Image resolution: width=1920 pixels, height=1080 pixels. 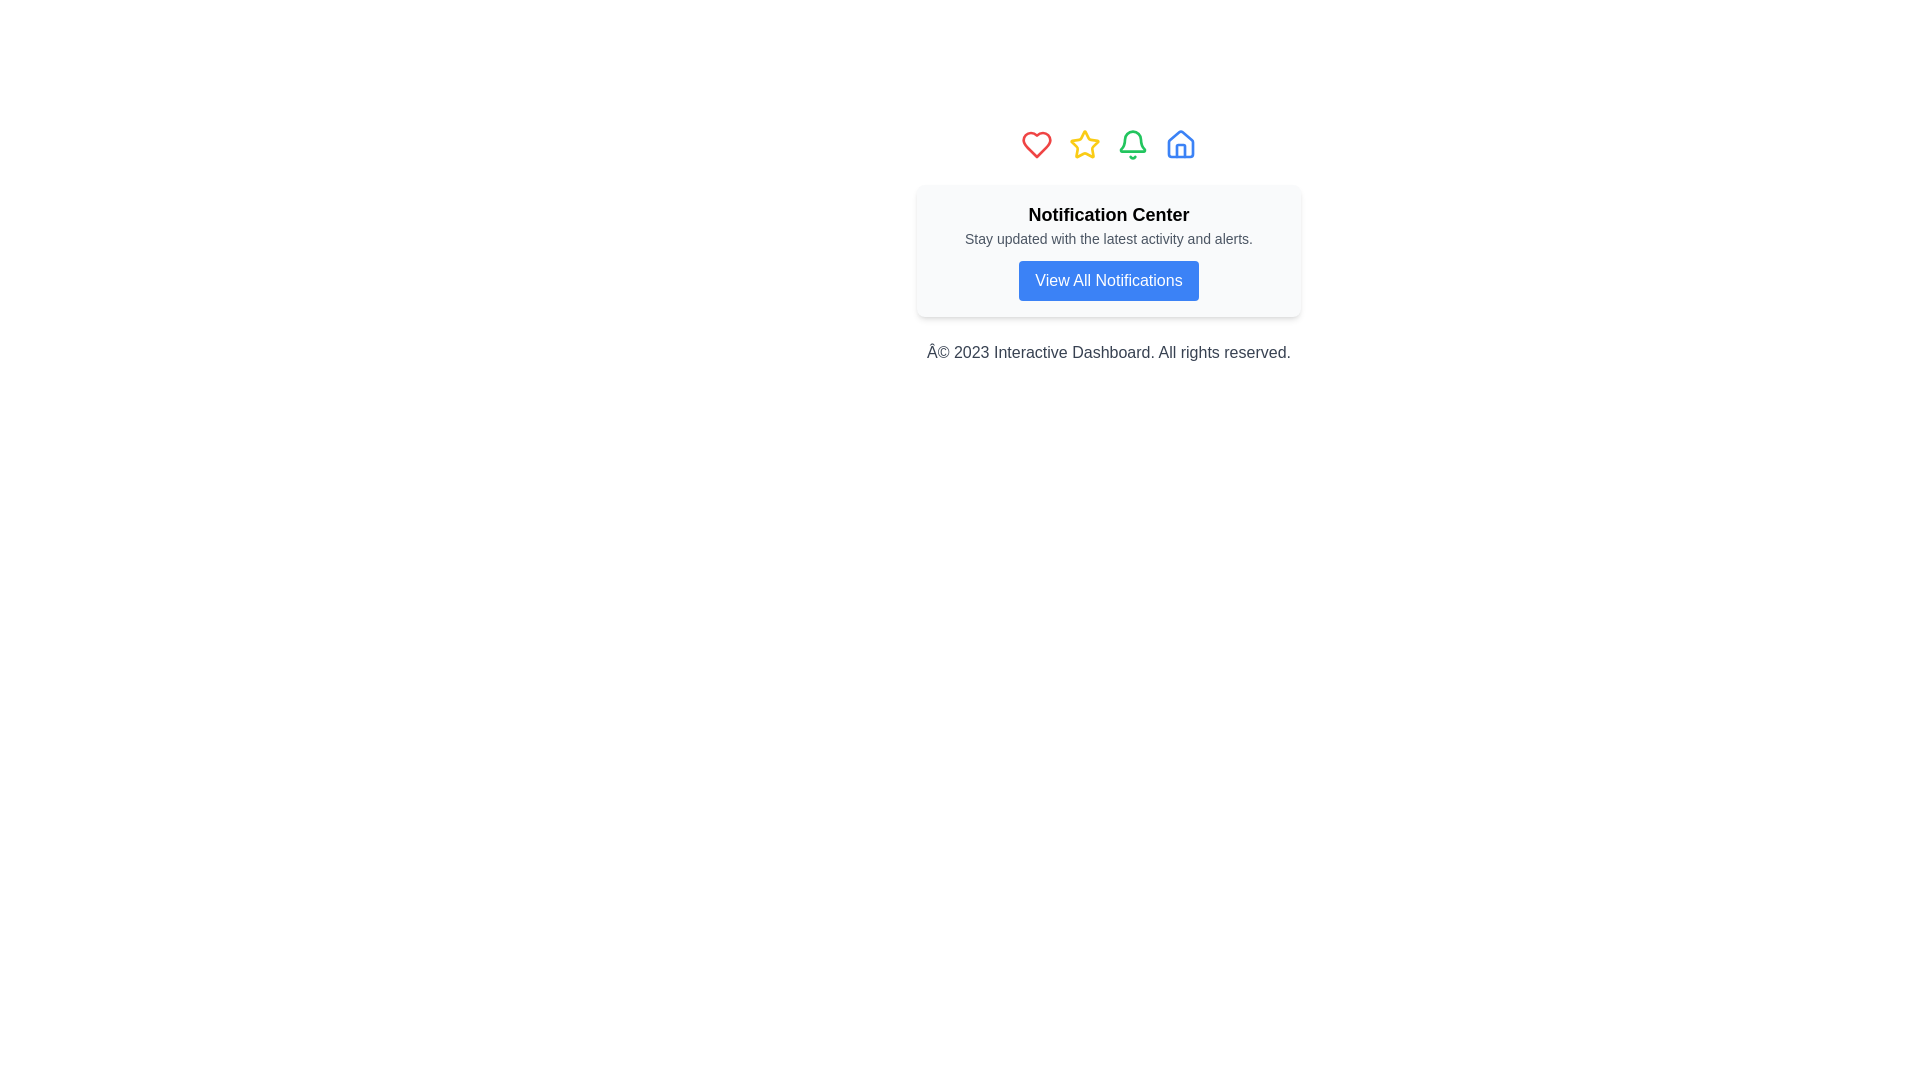 I want to click on the rectangular button with a blue background and white text reading 'View All Notifications', so click(x=1107, y=281).